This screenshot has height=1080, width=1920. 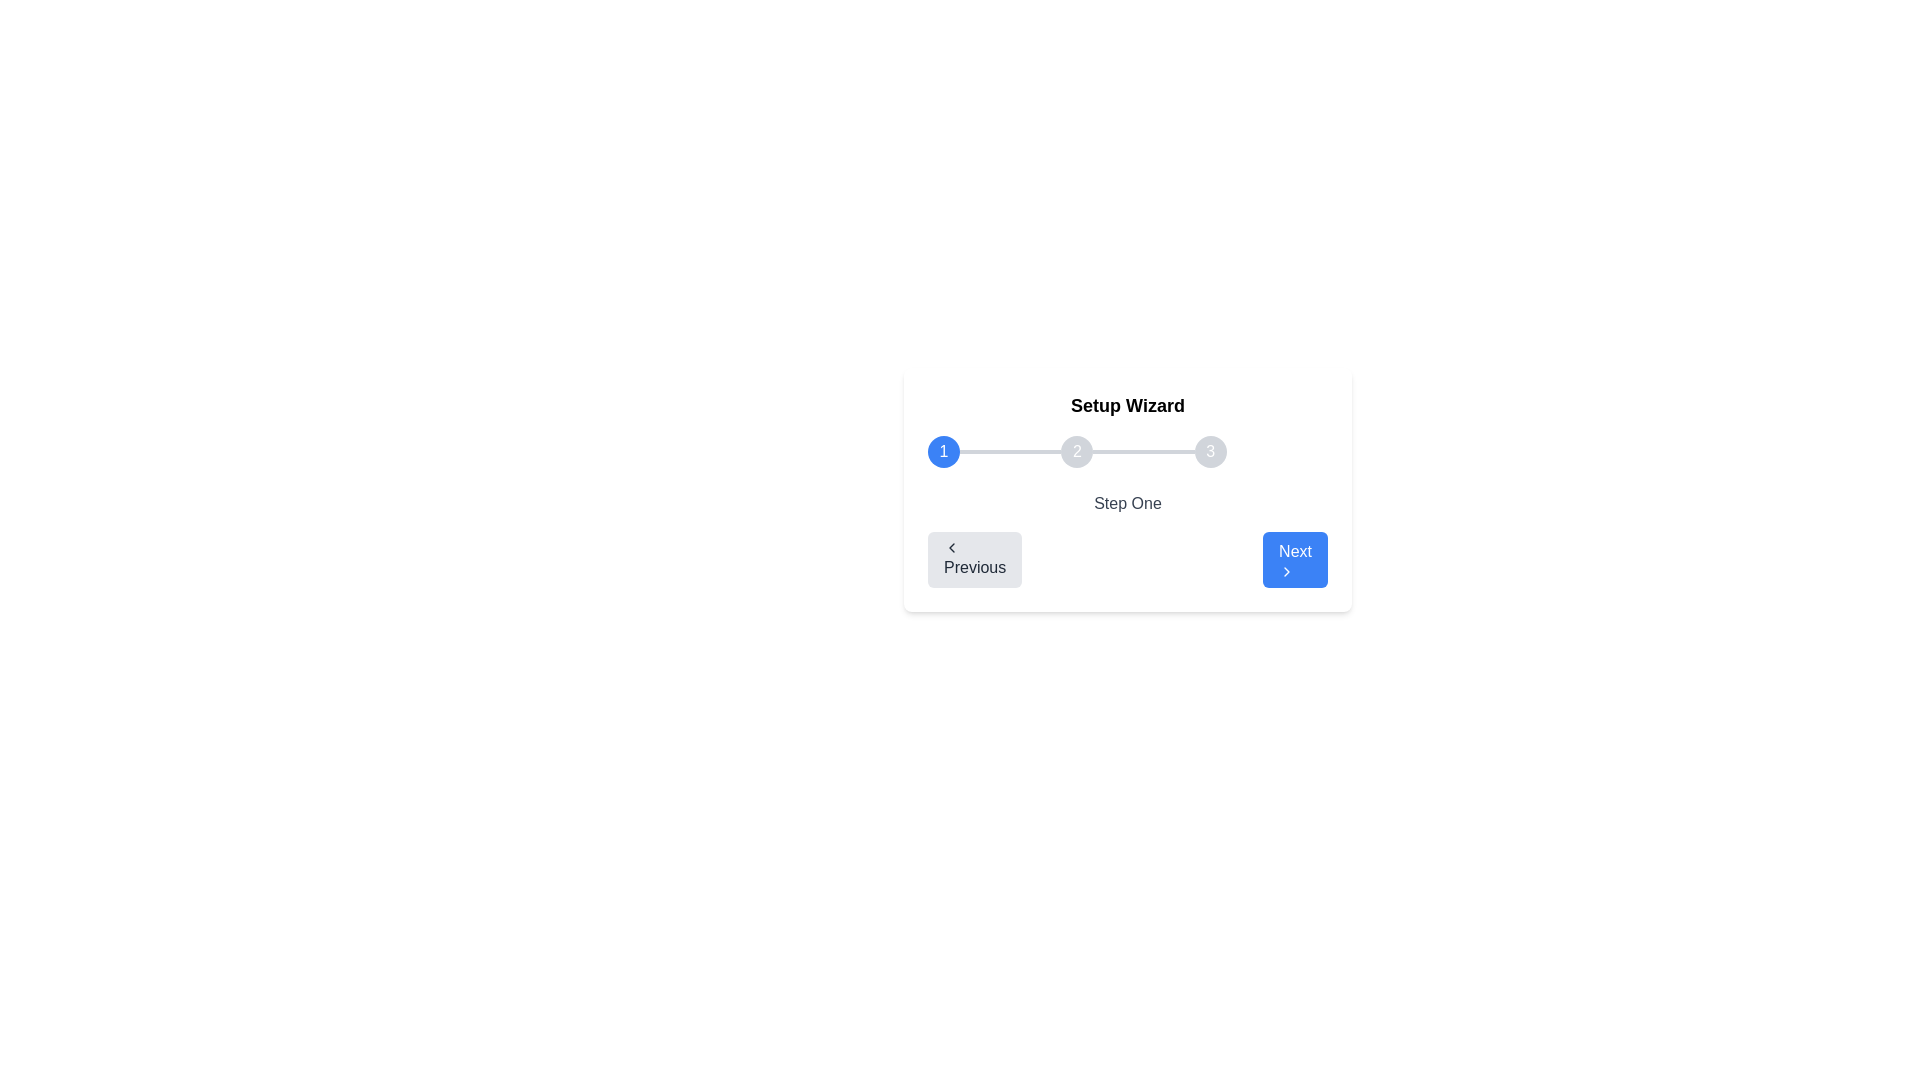 What do you see at coordinates (1010, 451) in the screenshot?
I see `the progress bar segment that visually connects step '1' to step '2' in the setup wizard` at bounding box center [1010, 451].